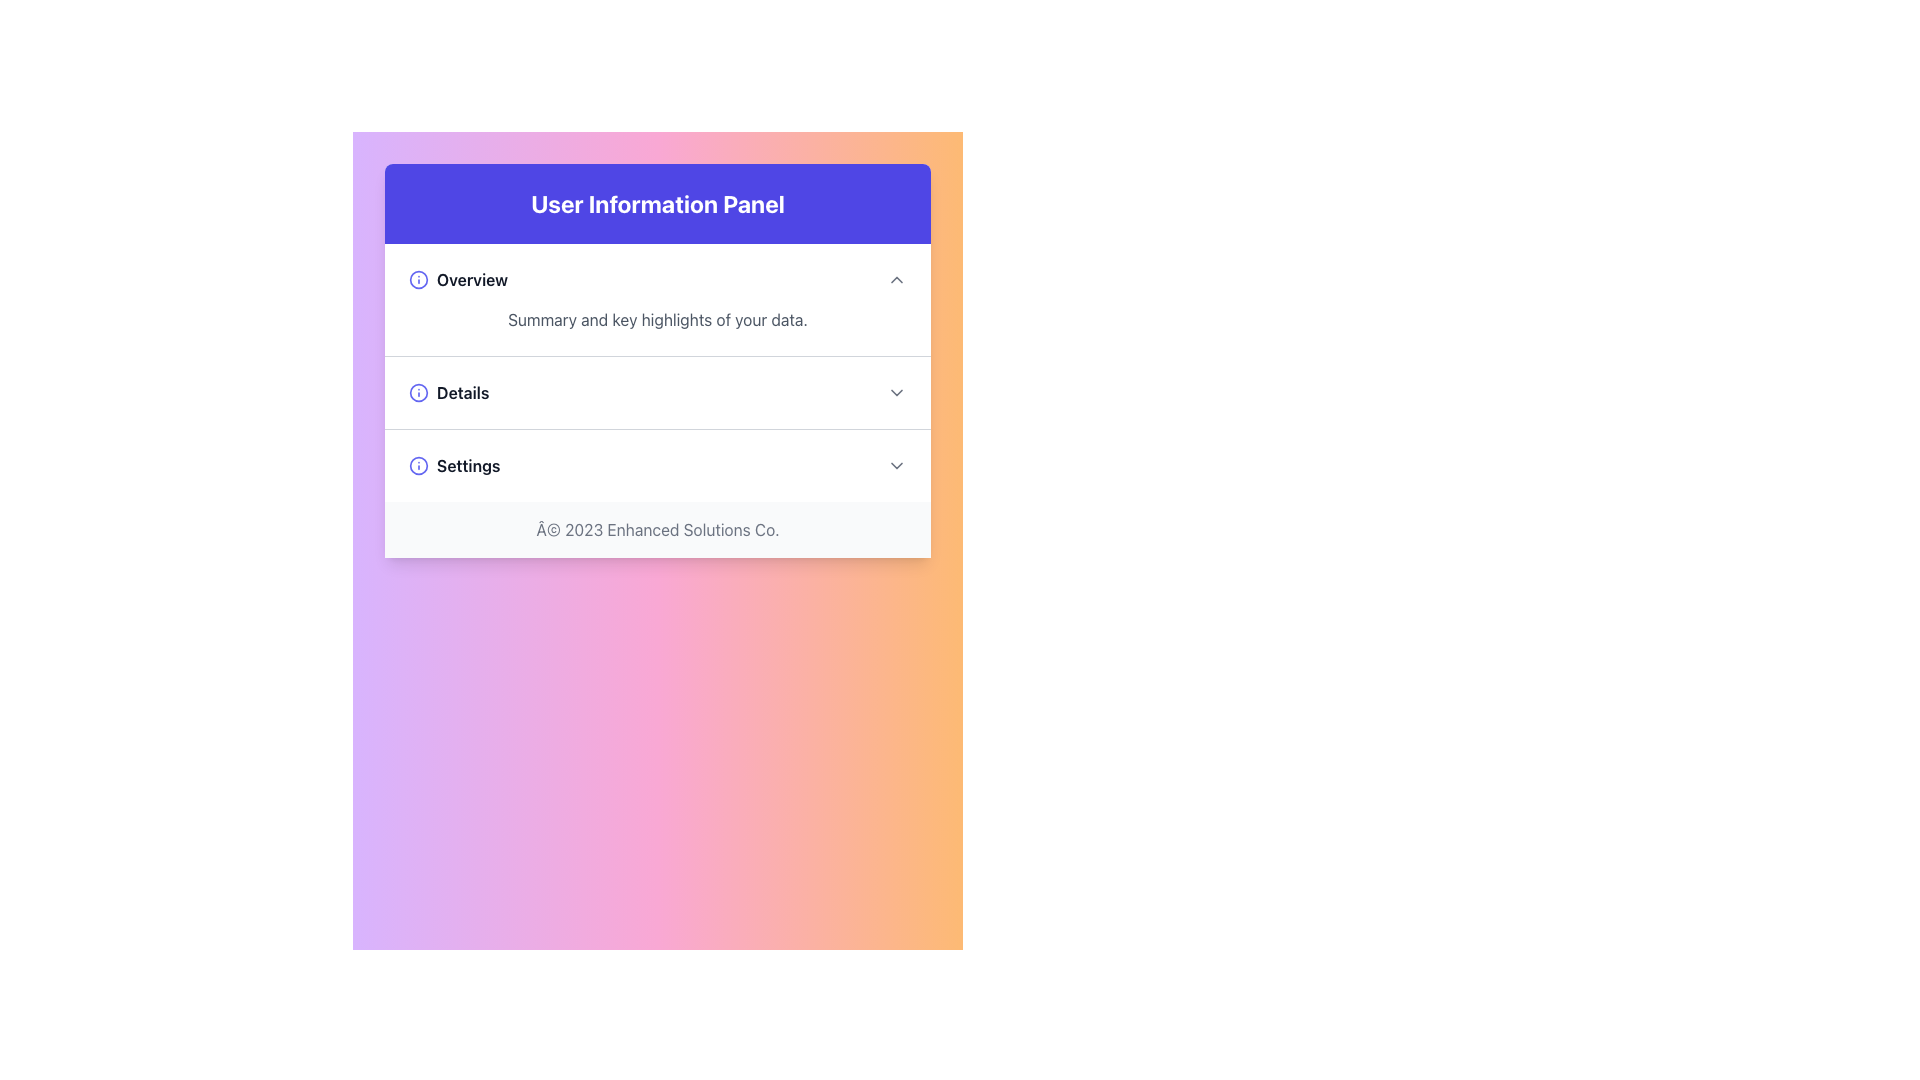 This screenshot has width=1920, height=1080. I want to click on the 'Overview' text label with an information icon located at the top of the User Information Panel, so click(457, 280).